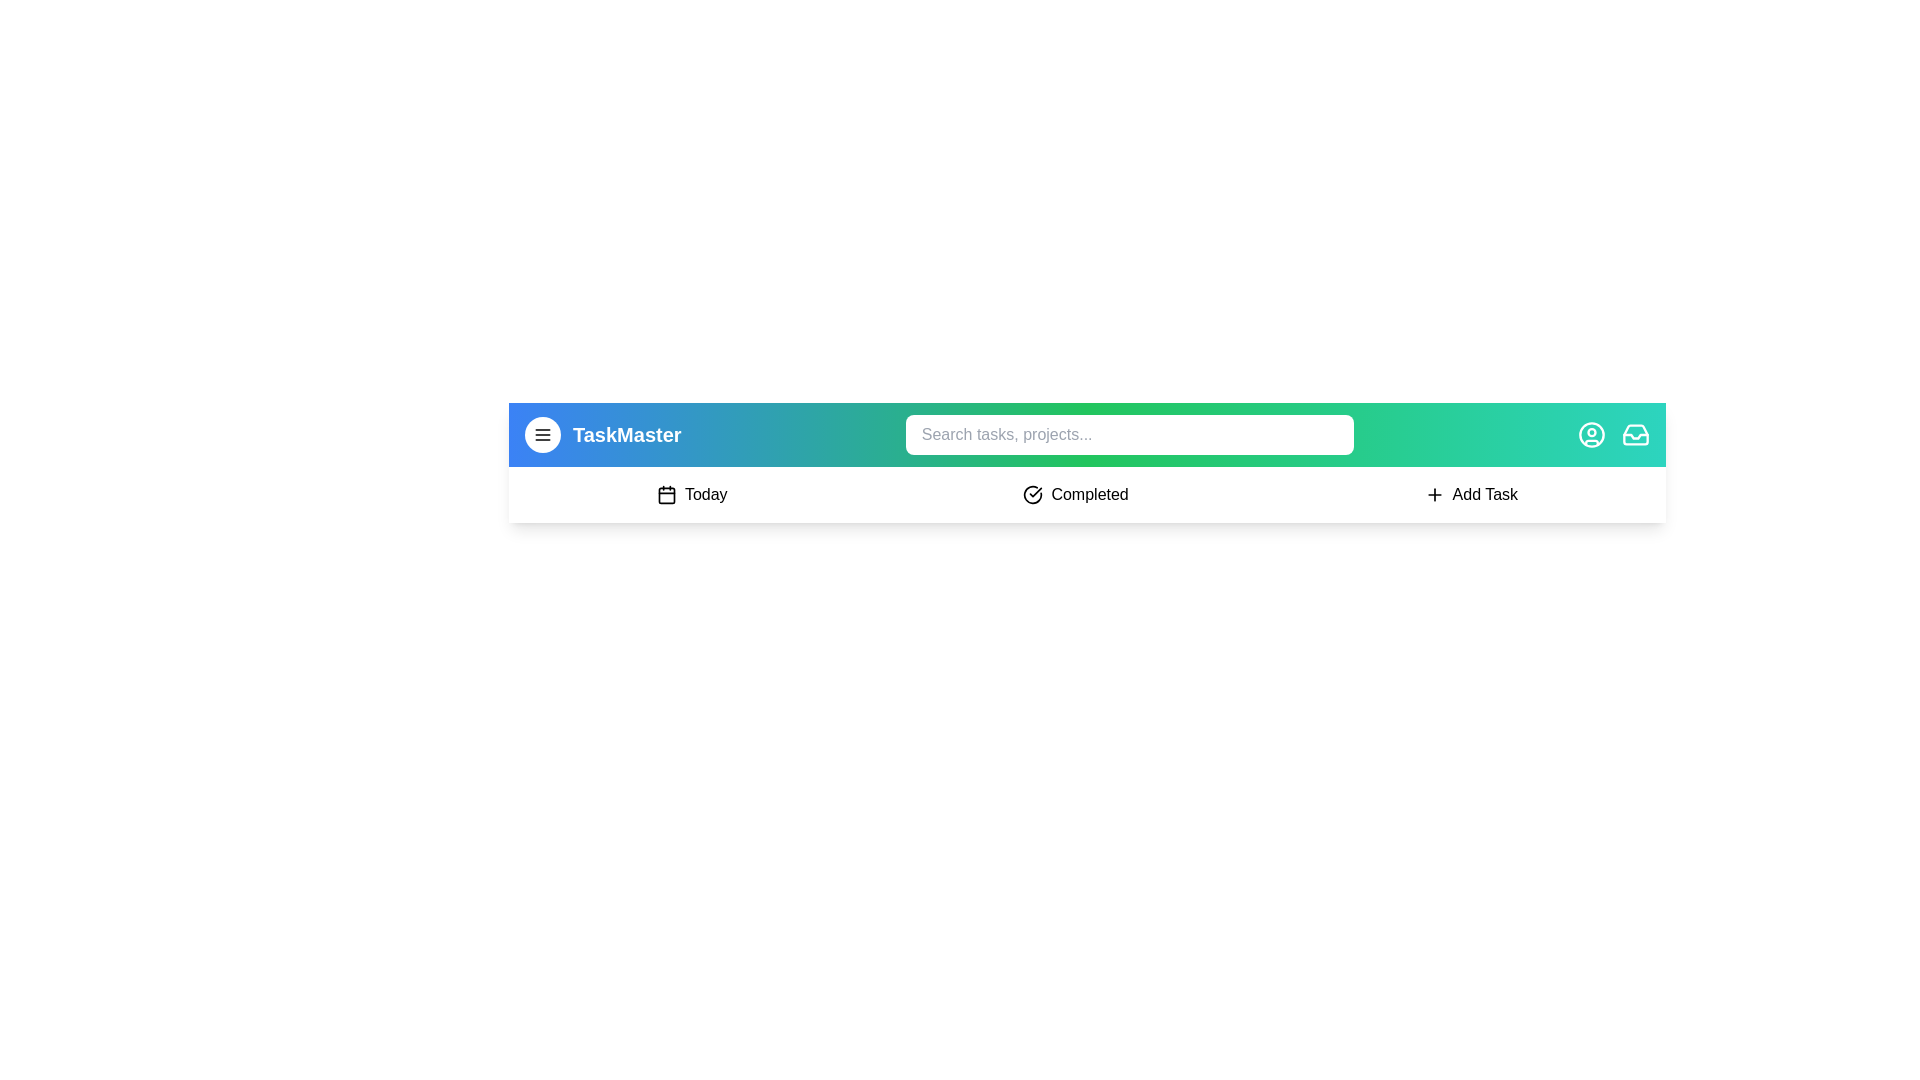  Describe the element at coordinates (1074, 494) in the screenshot. I see `the 'Completed' button to navigate to the 'Completed' section` at that location.